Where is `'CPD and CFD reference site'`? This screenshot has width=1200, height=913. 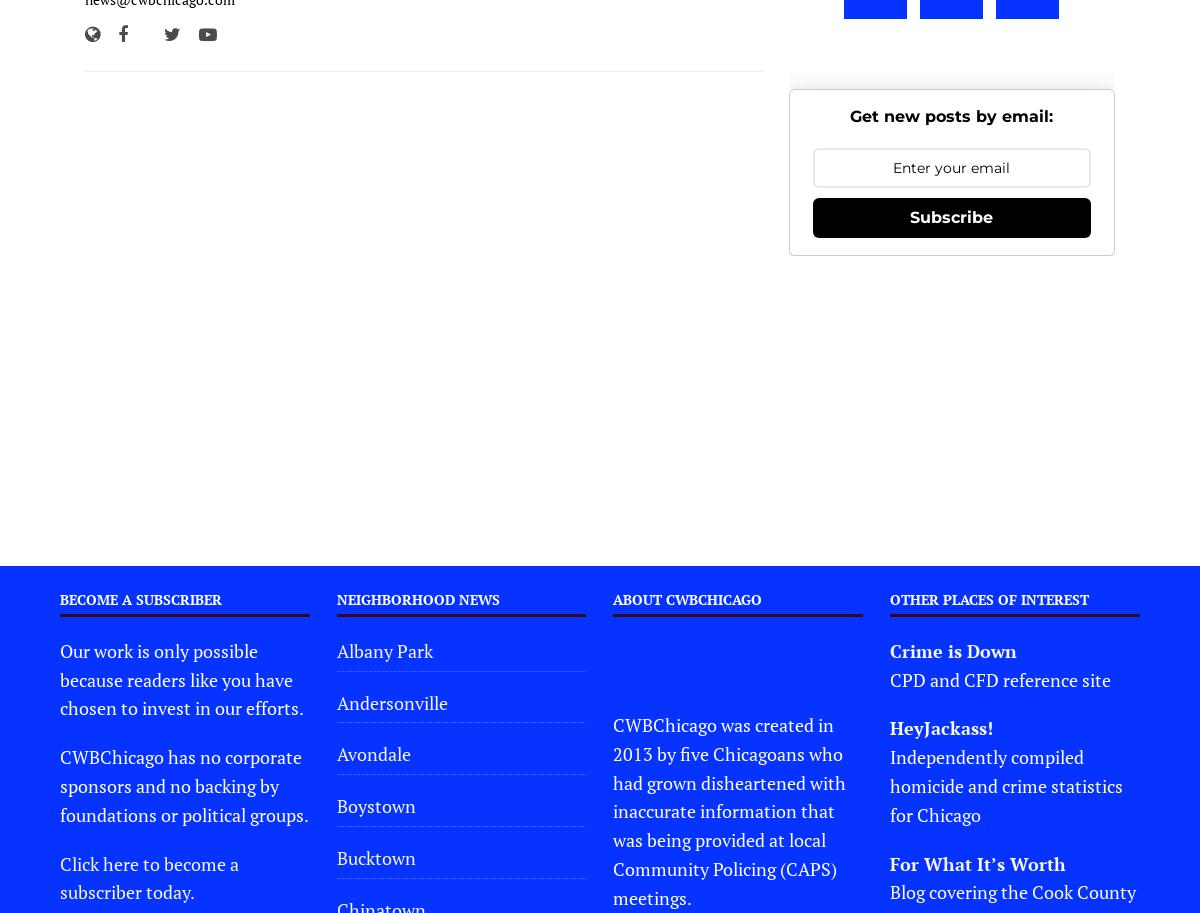 'CPD and CFD reference site' is located at coordinates (889, 678).